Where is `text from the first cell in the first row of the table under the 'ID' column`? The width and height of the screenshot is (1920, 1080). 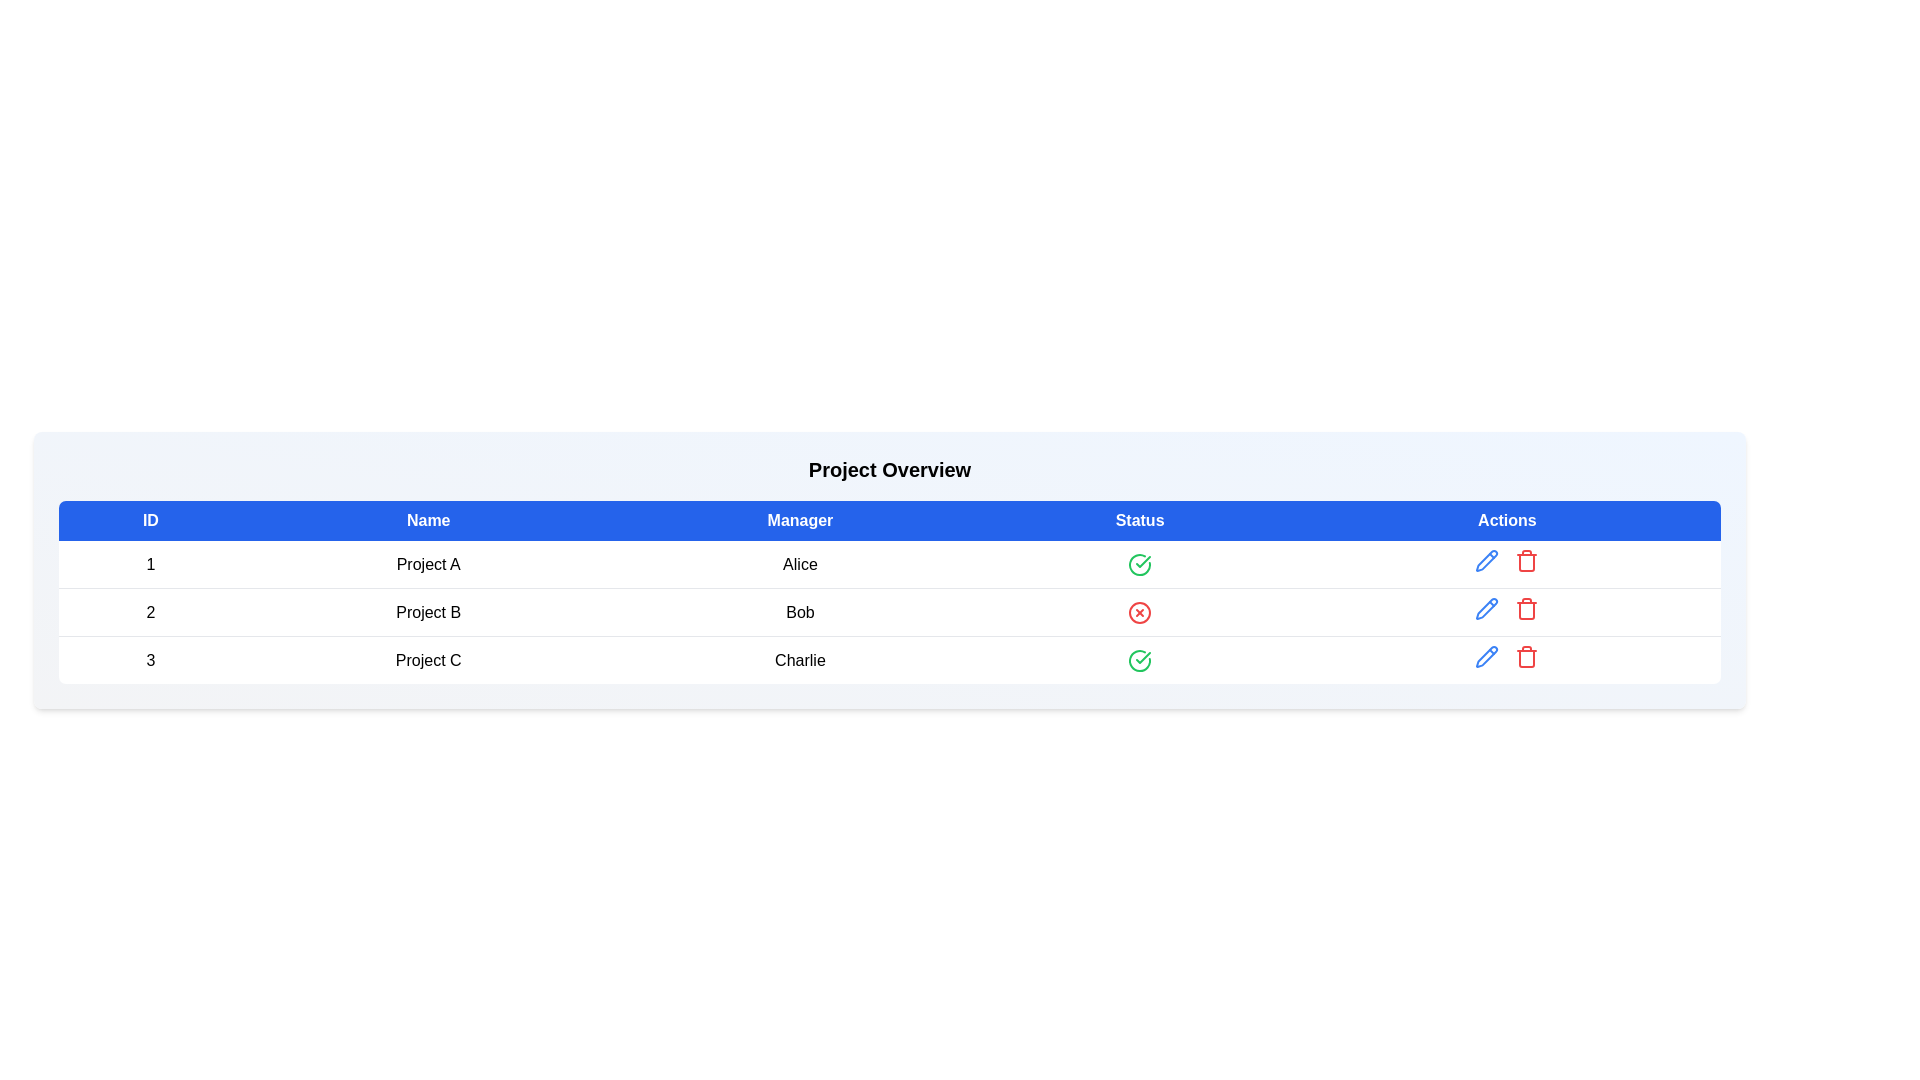 text from the first cell in the first row of the table under the 'ID' column is located at coordinates (149, 564).